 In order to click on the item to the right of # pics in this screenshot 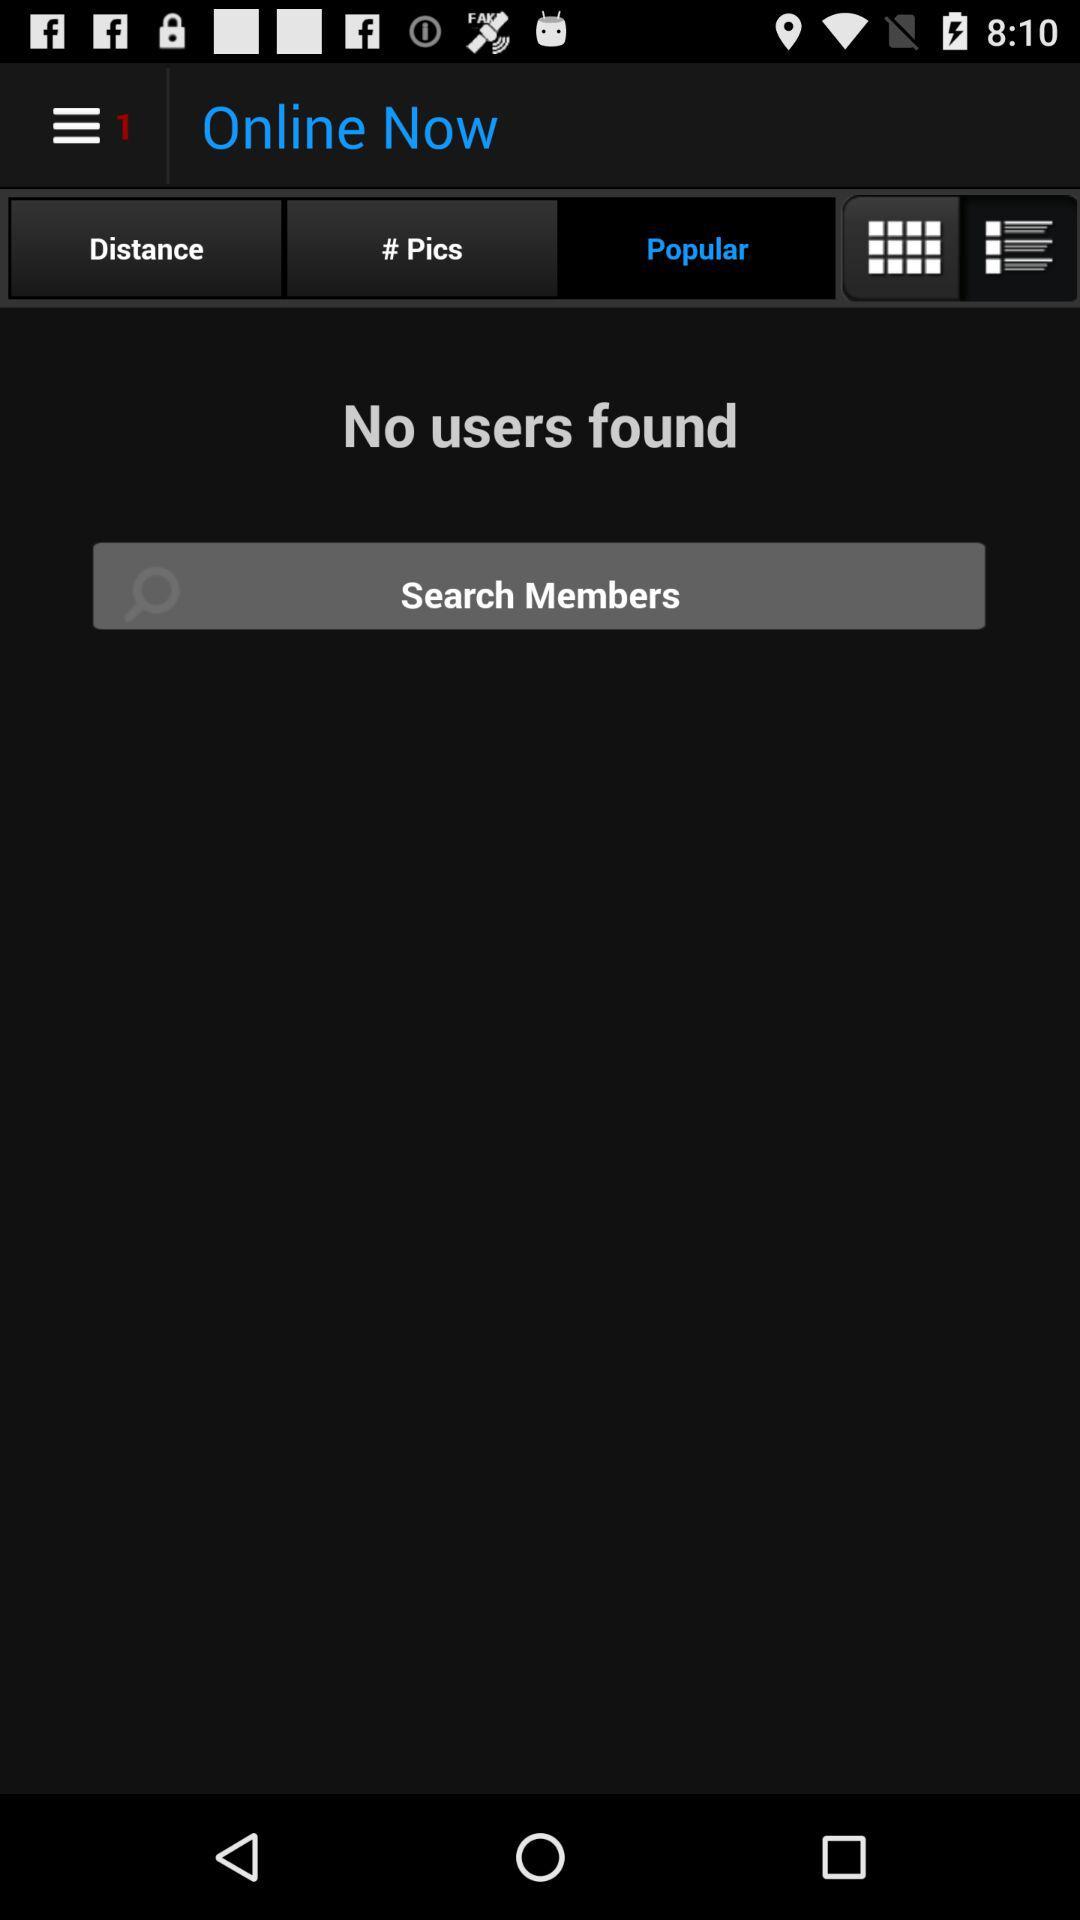, I will do `click(696, 247)`.